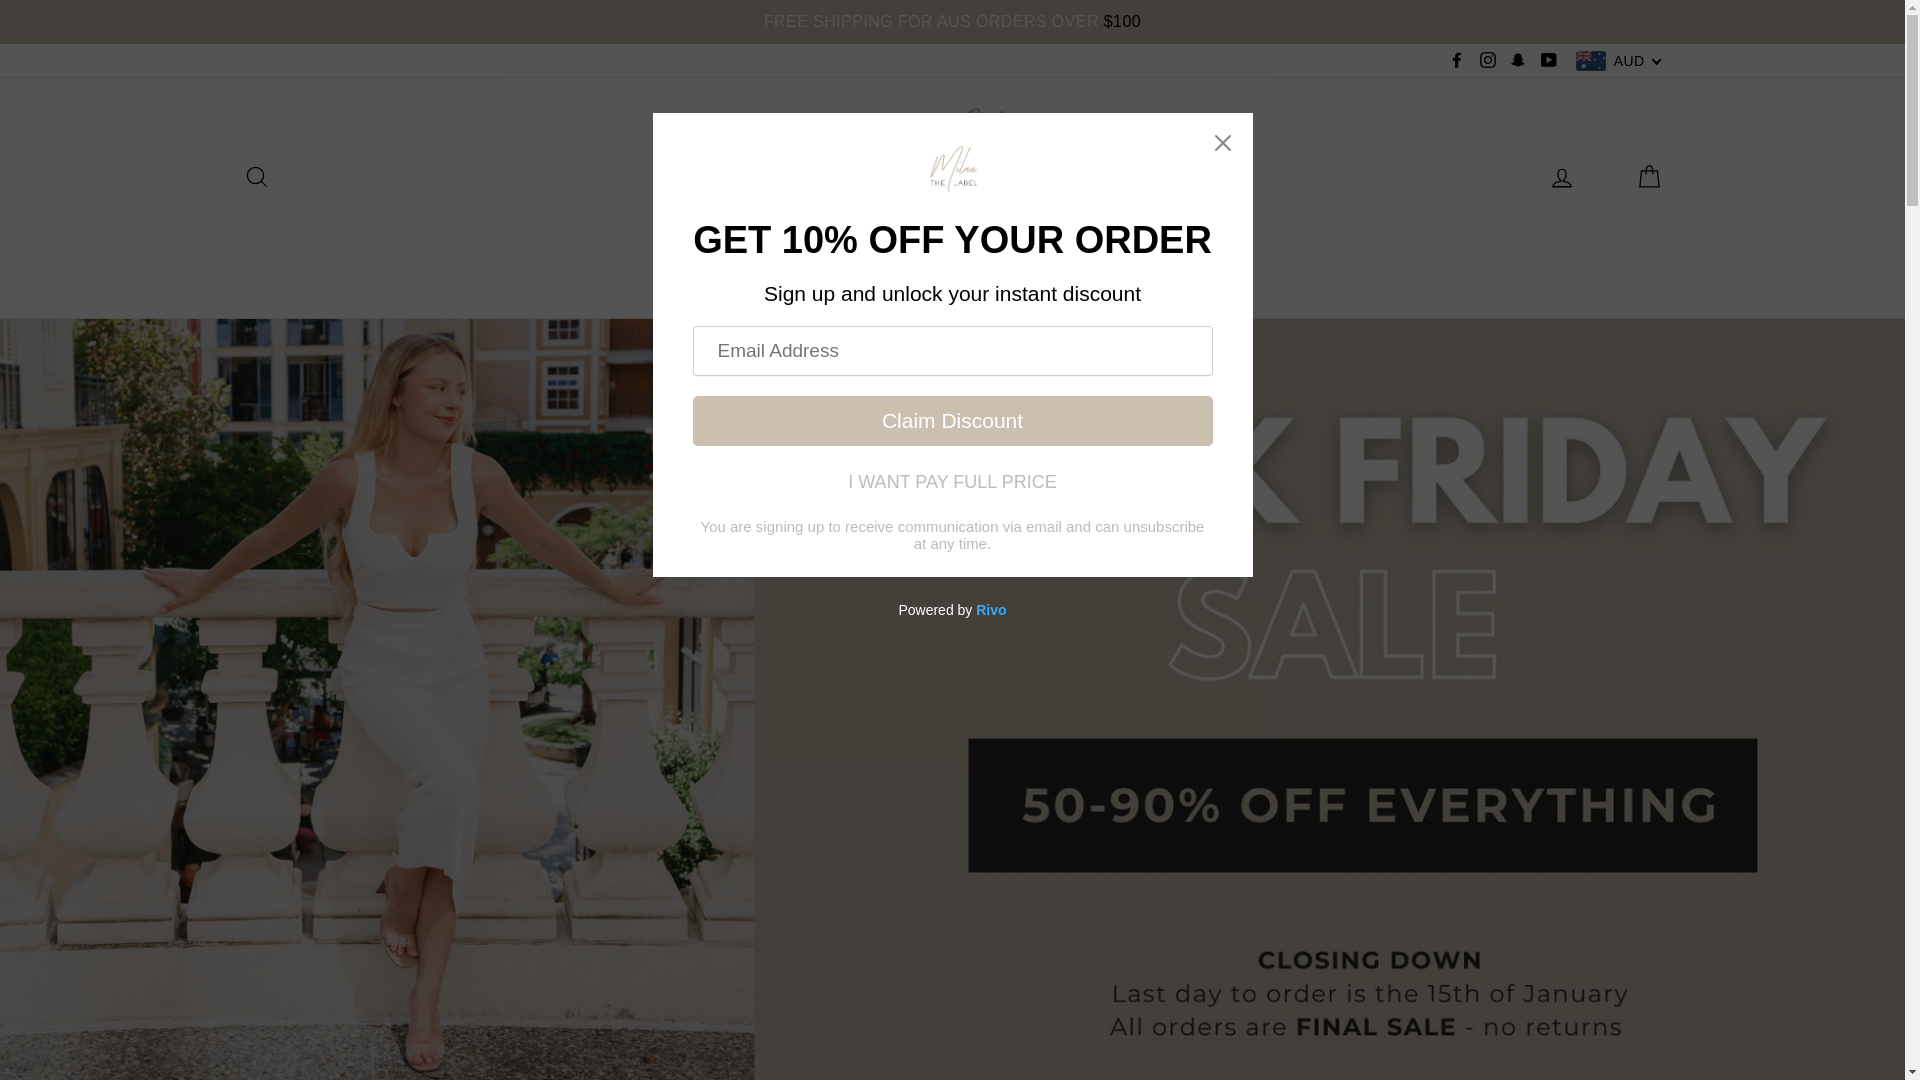 This screenshot has width=1920, height=1080. What do you see at coordinates (0, 0) in the screenshot?
I see `'Skip to content'` at bounding box center [0, 0].